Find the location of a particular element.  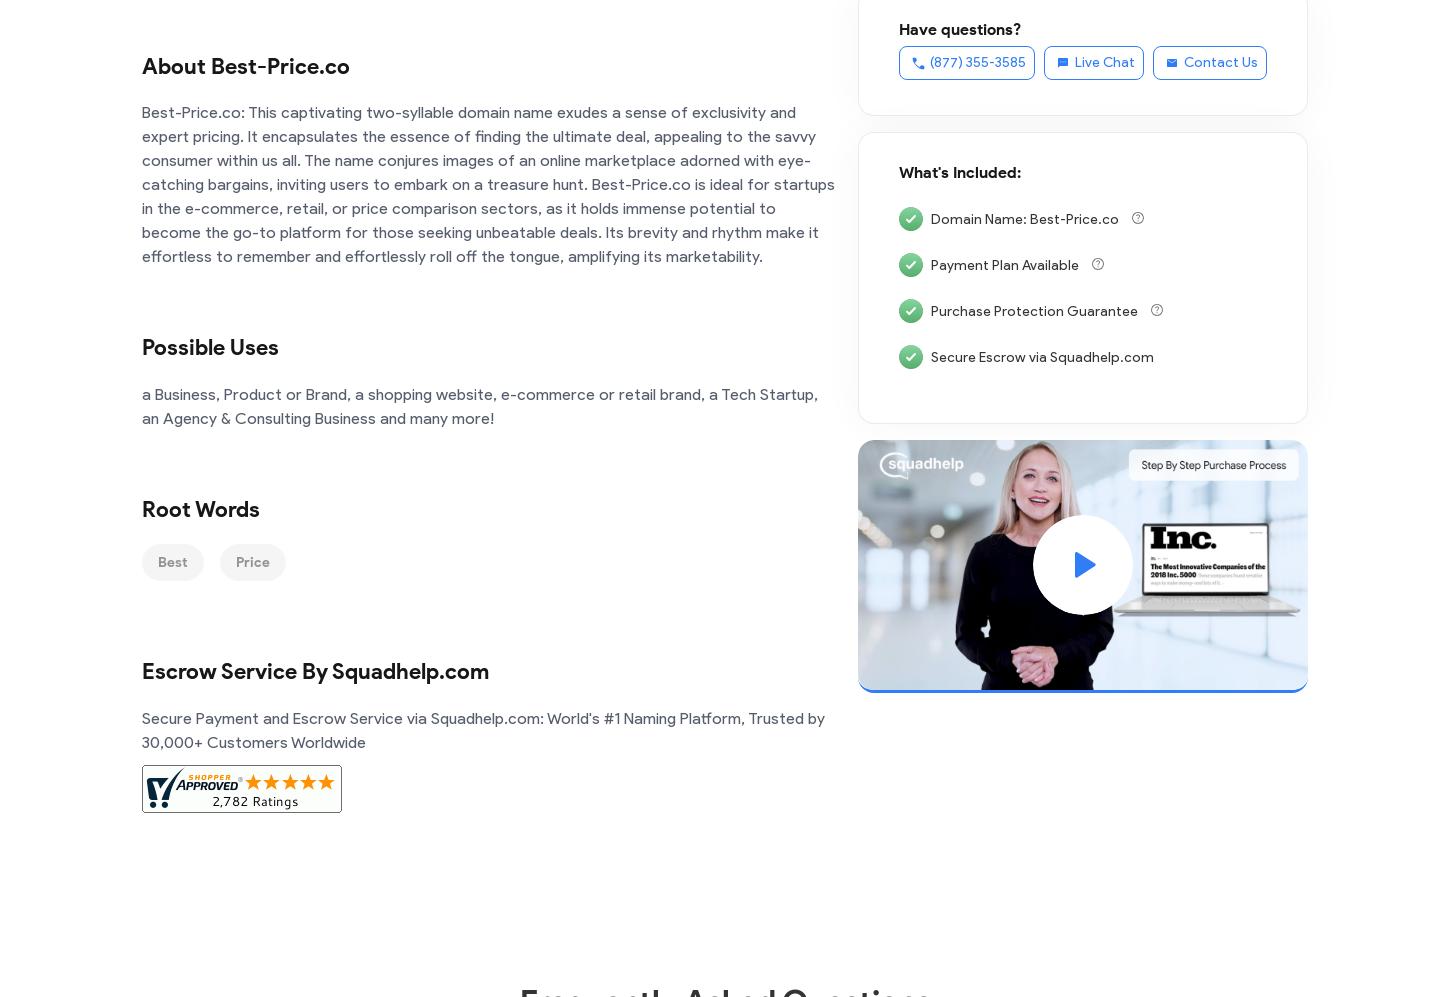

'Best-Price.co: This captivating two-syllable domain name exudes a sense of exclusivity and expert pricing. It encapsulates the essence of finding the ultimate deal, appealing to the savvy consumer within us all. The name conjures images of an online marketplace adorned with eye-catching bargains, inviting users to embark on a treasure hunt. Best-Price.co is ideal for startups in the e-commerce, retail, or price comparison sectors, as it holds immense potential to become the go-to platform for those seeking unbeatable deals. Its brevity and rhythm make it effortless to remember and effortlessly roll off the tongue, amplifying its marketability.' is located at coordinates (490, 184).